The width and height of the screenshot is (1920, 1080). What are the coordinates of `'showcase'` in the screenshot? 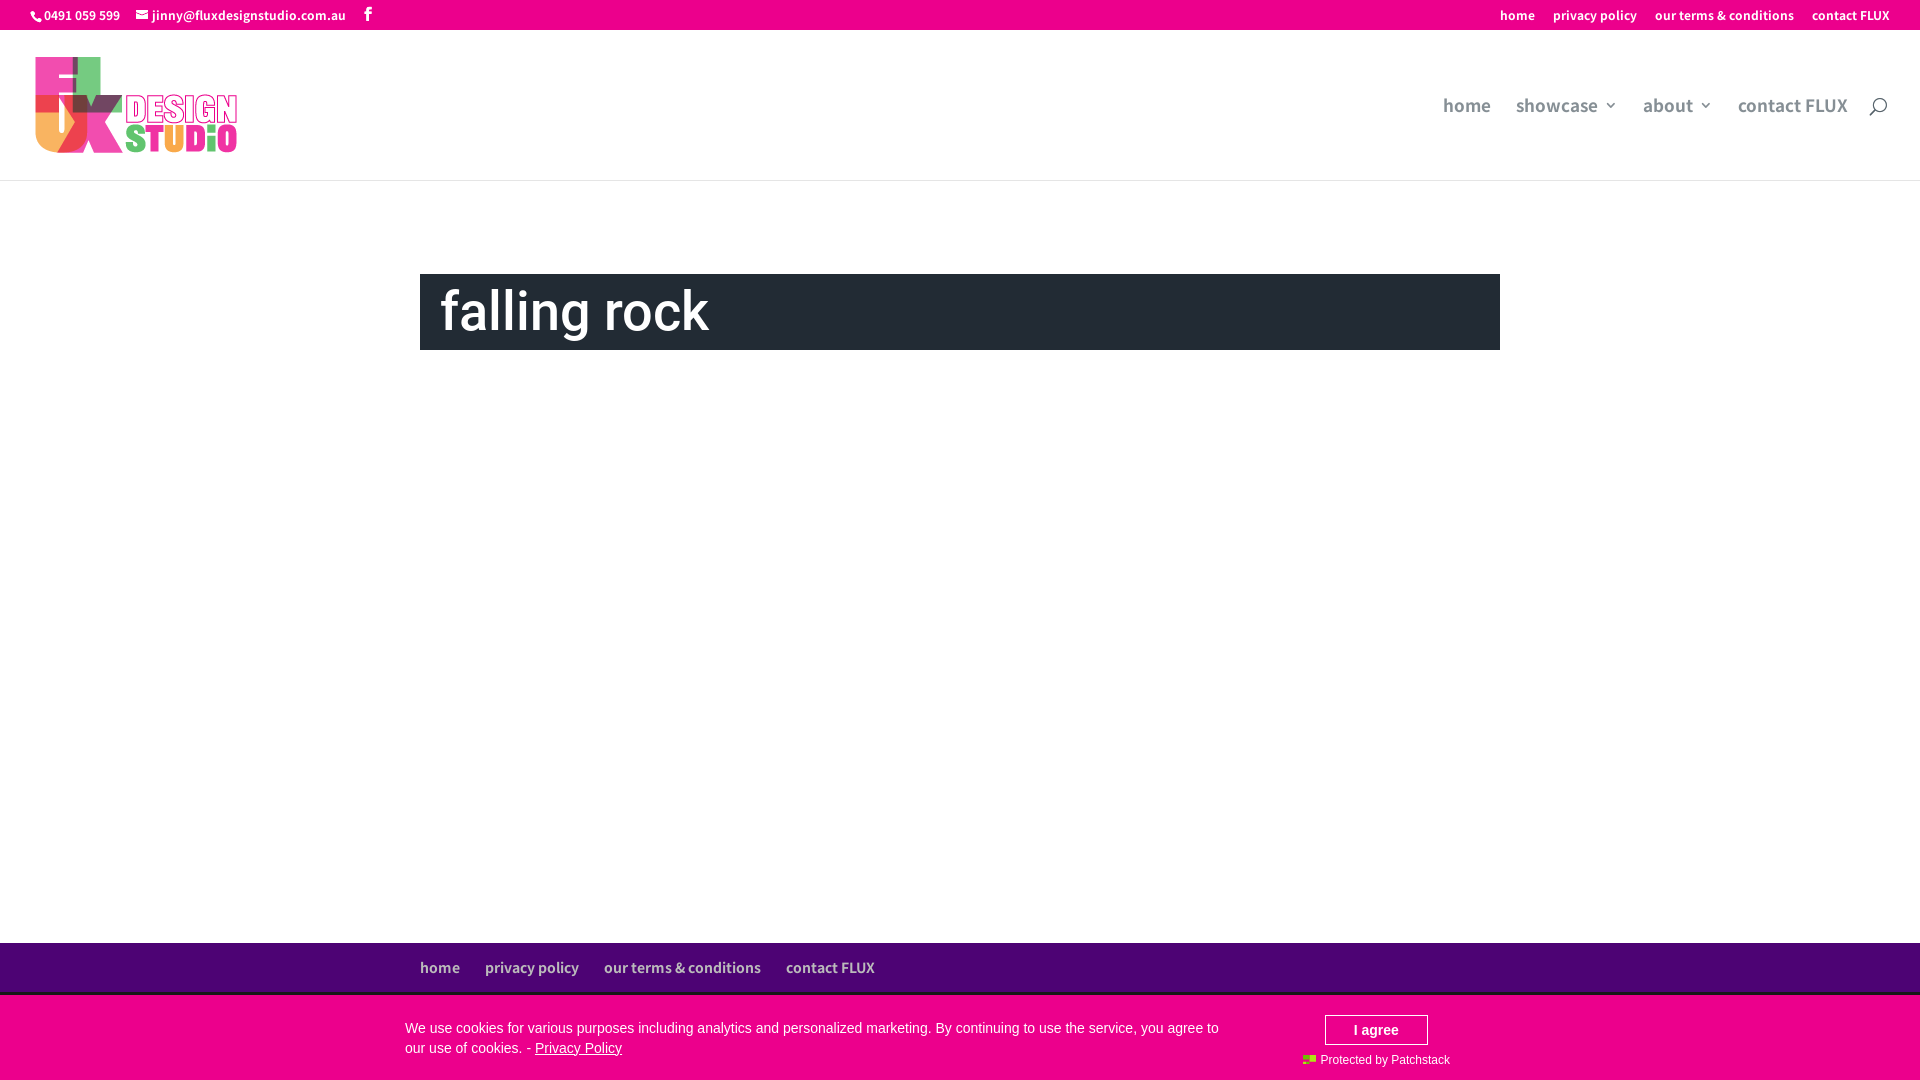 It's located at (1565, 137).